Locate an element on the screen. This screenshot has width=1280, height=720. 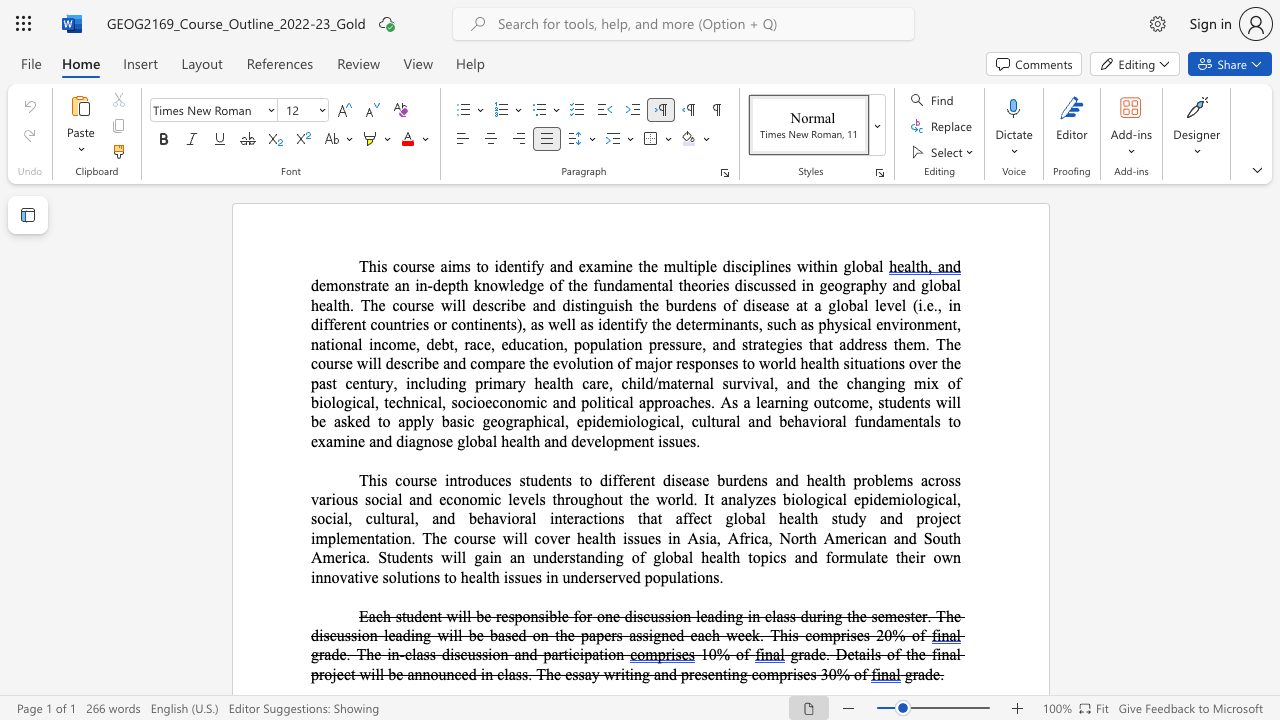
the 14th character "e" in the text is located at coordinates (694, 635).